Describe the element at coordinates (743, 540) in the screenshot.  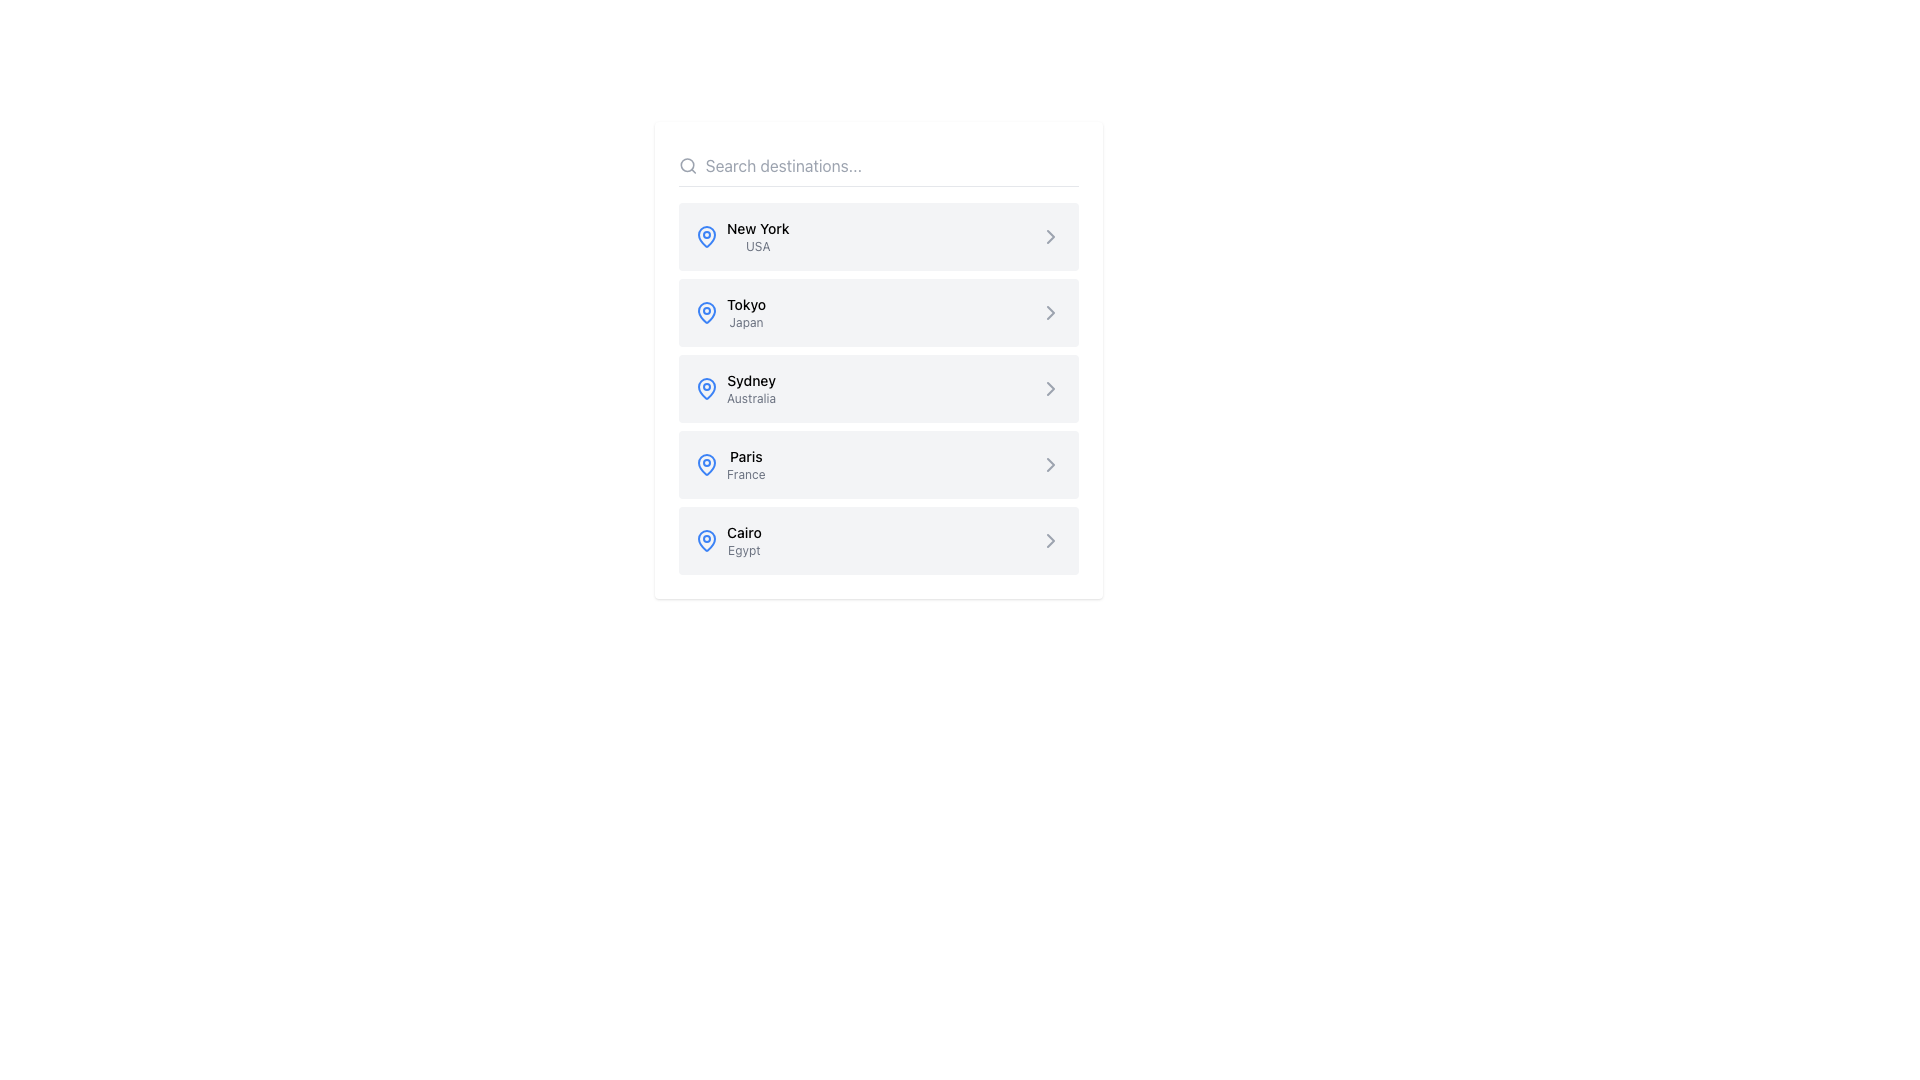
I see `the text label displaying 'Cairo' and 'Egypt' located in the fifth row of the destination list` at that location.